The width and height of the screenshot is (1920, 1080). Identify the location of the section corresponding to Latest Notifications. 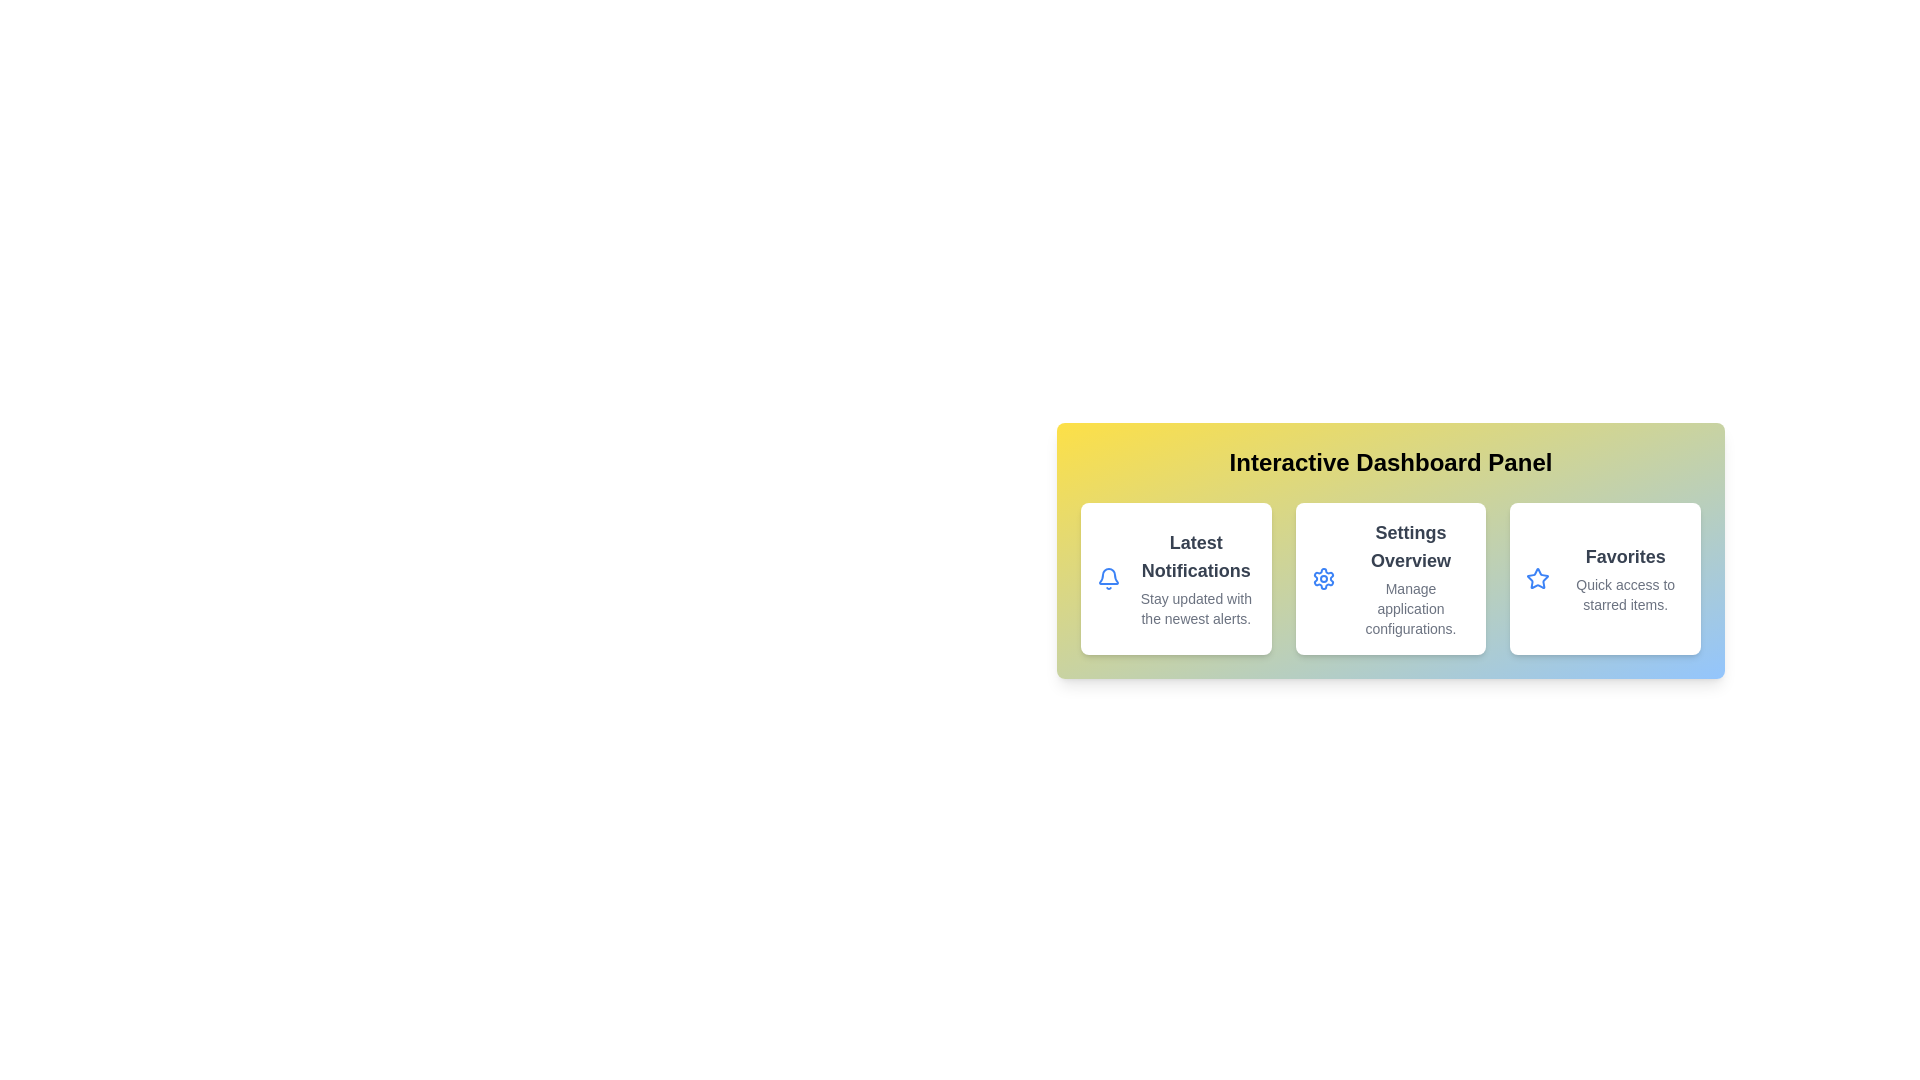
(1176, 578).